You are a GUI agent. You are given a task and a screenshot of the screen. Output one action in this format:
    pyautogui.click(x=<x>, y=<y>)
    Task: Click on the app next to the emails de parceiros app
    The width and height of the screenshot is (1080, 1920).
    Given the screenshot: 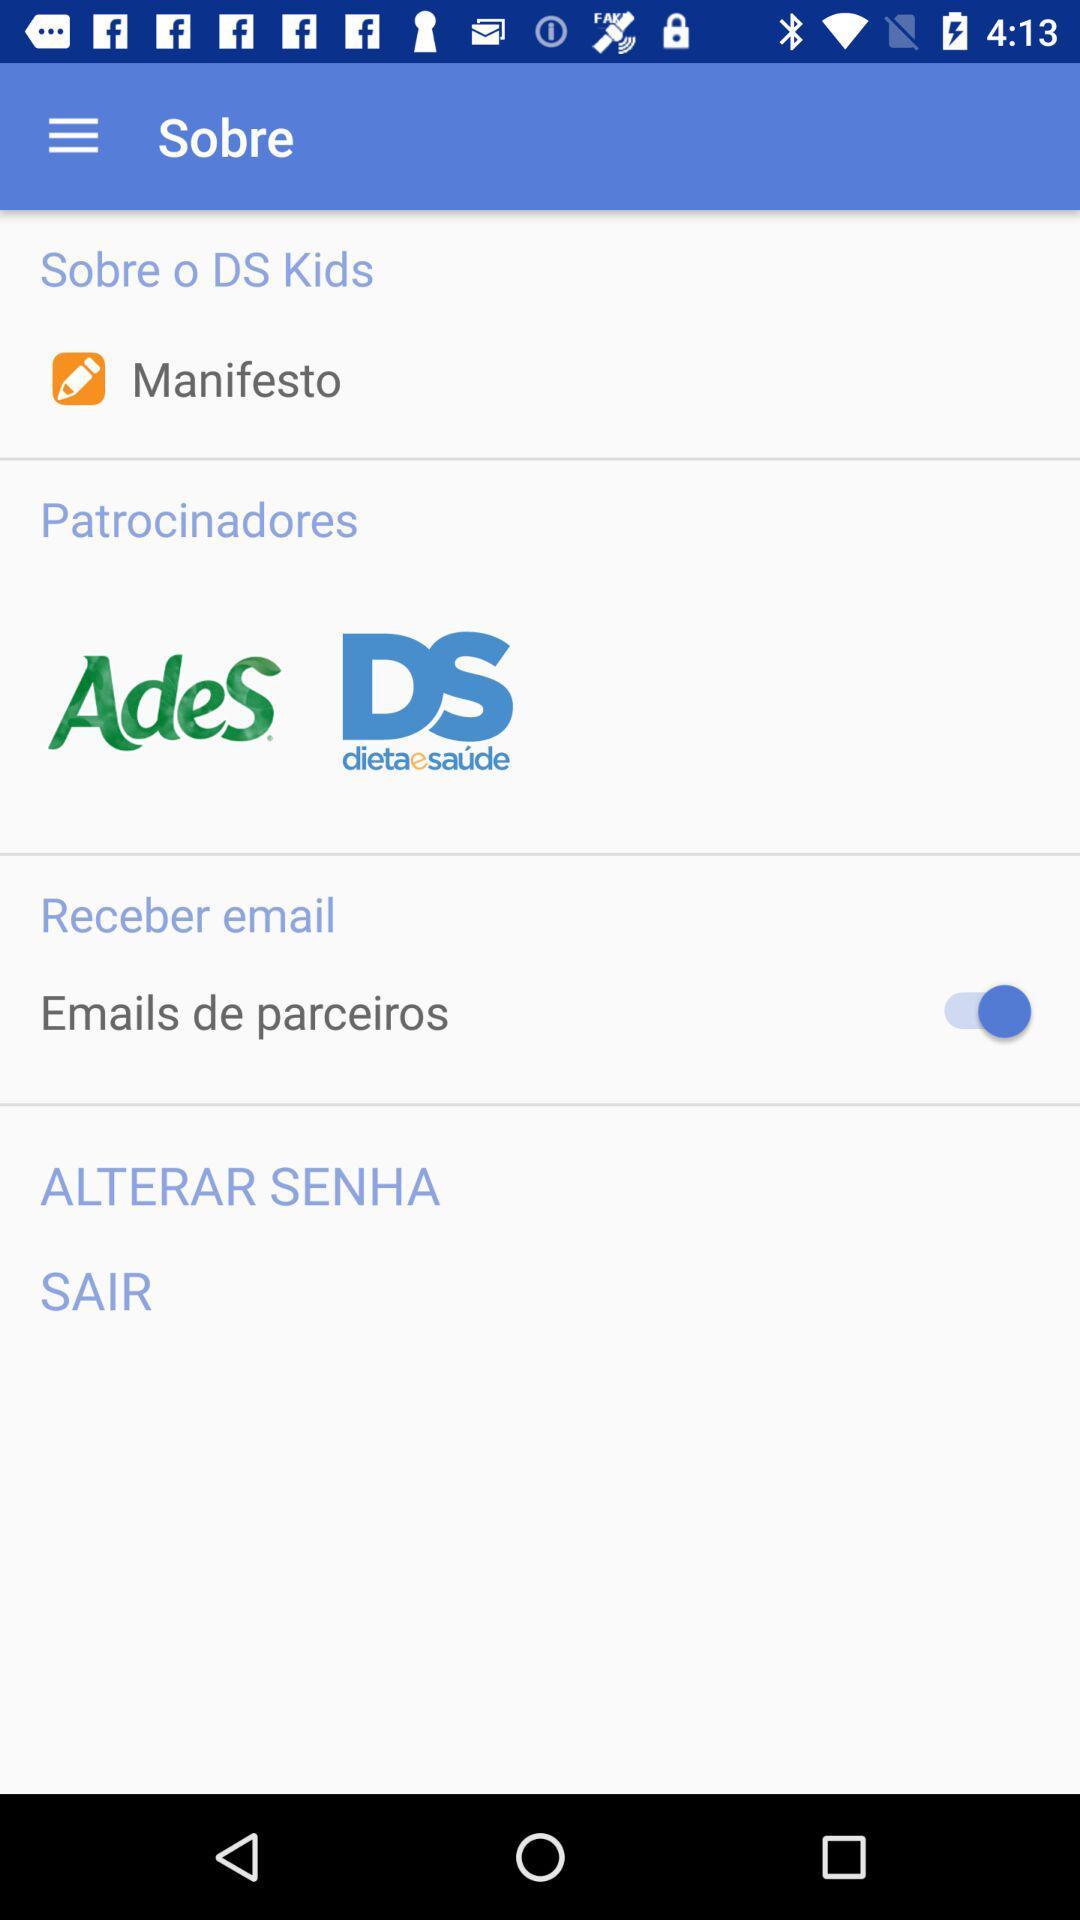 What is the action you would take?
    pyautogui.click(x=977, y=1011)
    